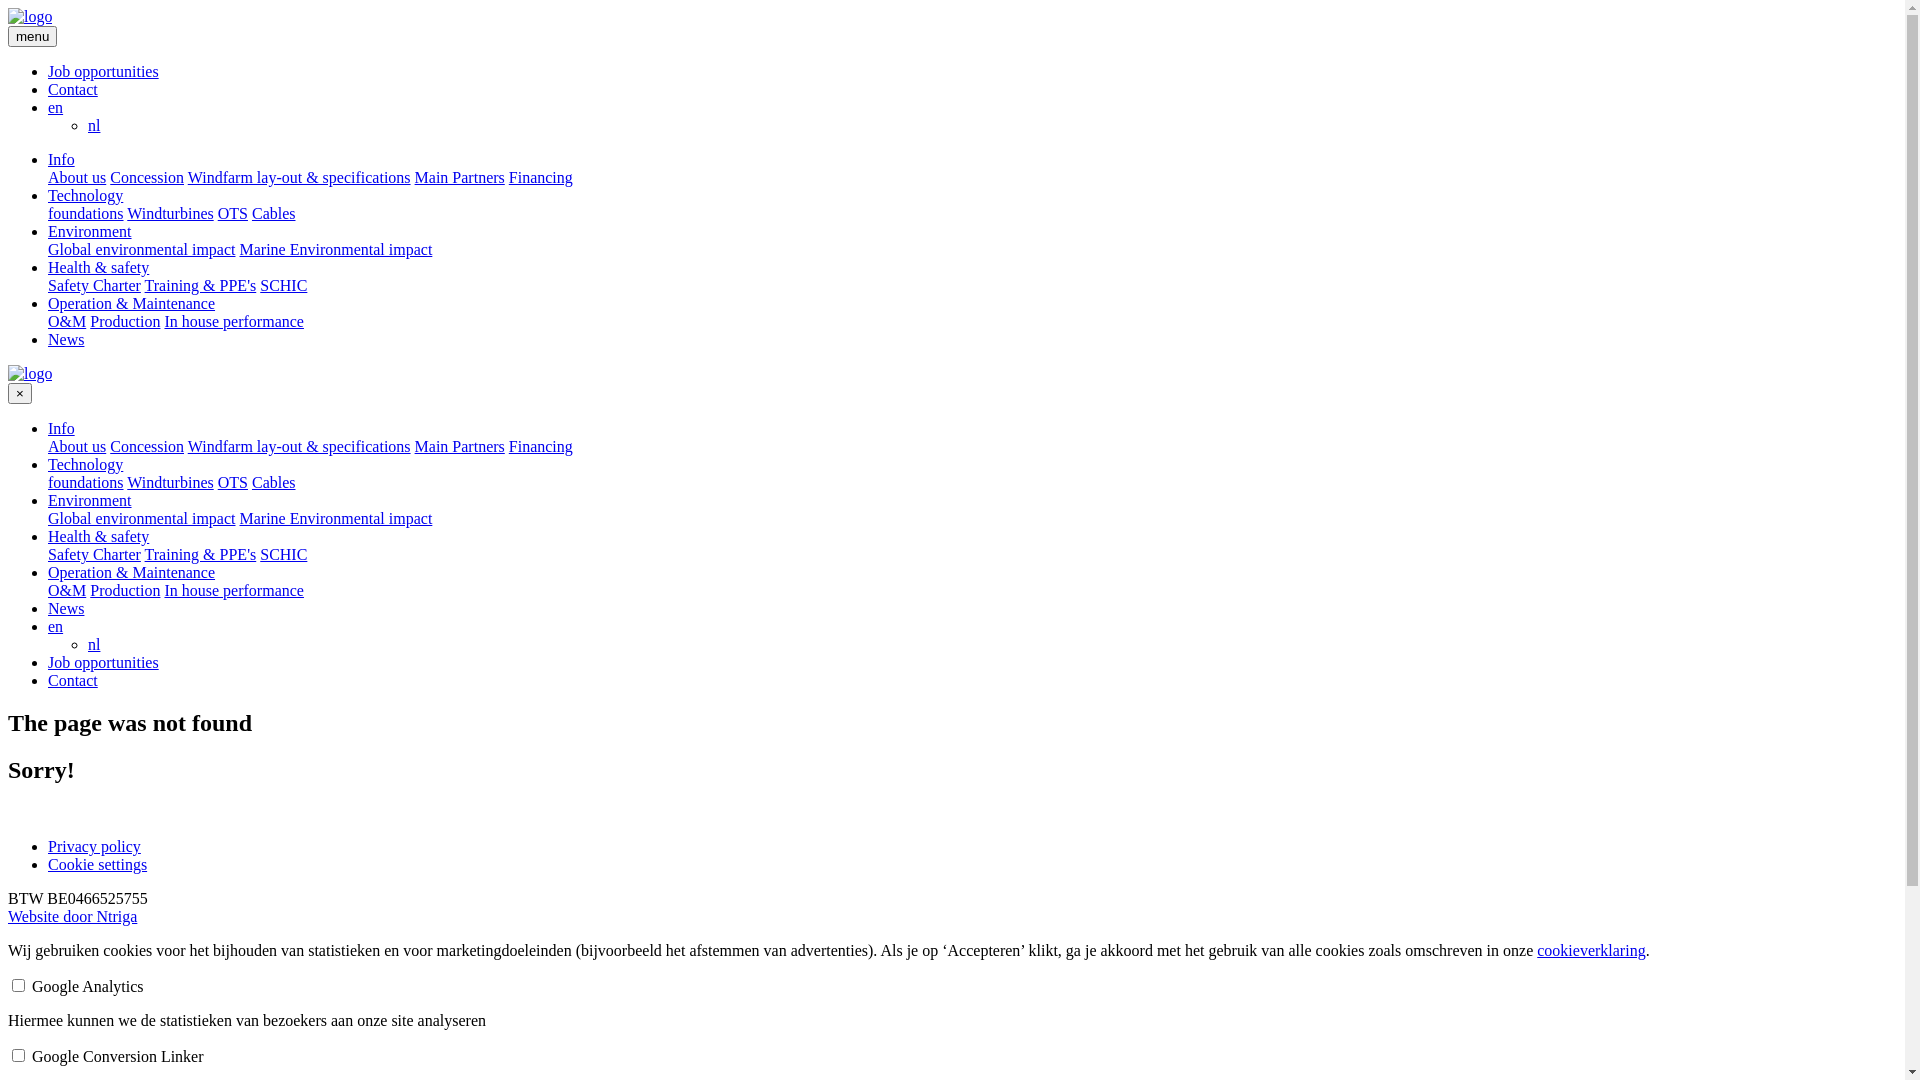 This screenshot has width=1920, height=1080. I want to click on 'Windfarm lay-out & specifications', so click(187, 445).